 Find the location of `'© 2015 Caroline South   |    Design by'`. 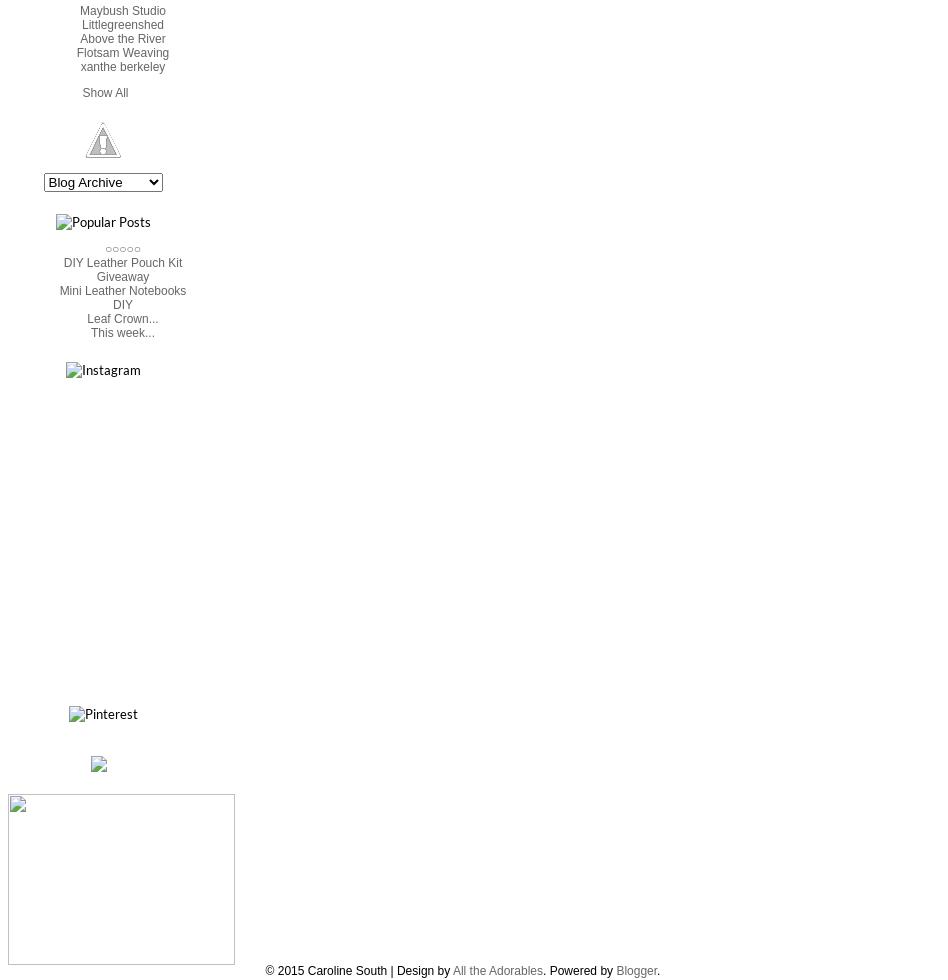

'© 2015 Caroline South   |    Design by' is located at coordinates (357, 970).